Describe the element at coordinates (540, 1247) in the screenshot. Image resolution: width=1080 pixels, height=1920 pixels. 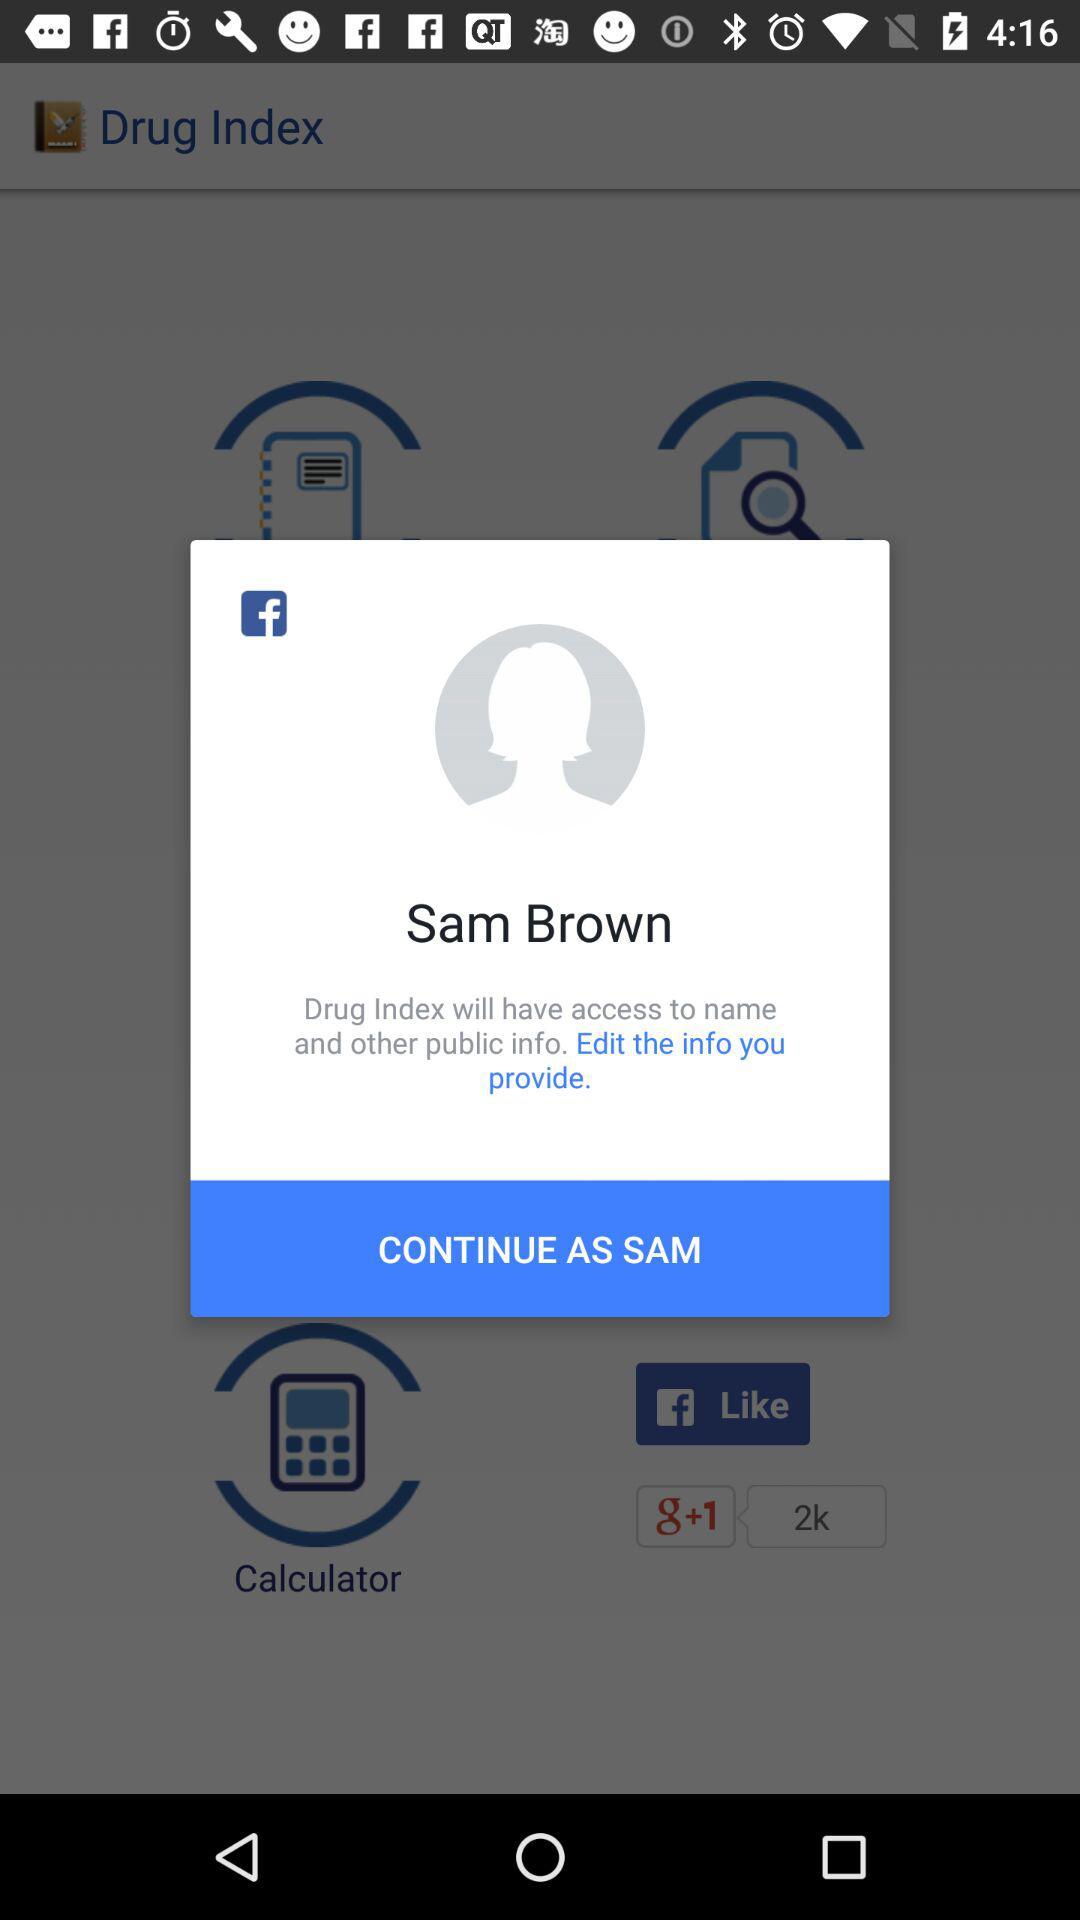
I see `item below drug index will item` at that location.